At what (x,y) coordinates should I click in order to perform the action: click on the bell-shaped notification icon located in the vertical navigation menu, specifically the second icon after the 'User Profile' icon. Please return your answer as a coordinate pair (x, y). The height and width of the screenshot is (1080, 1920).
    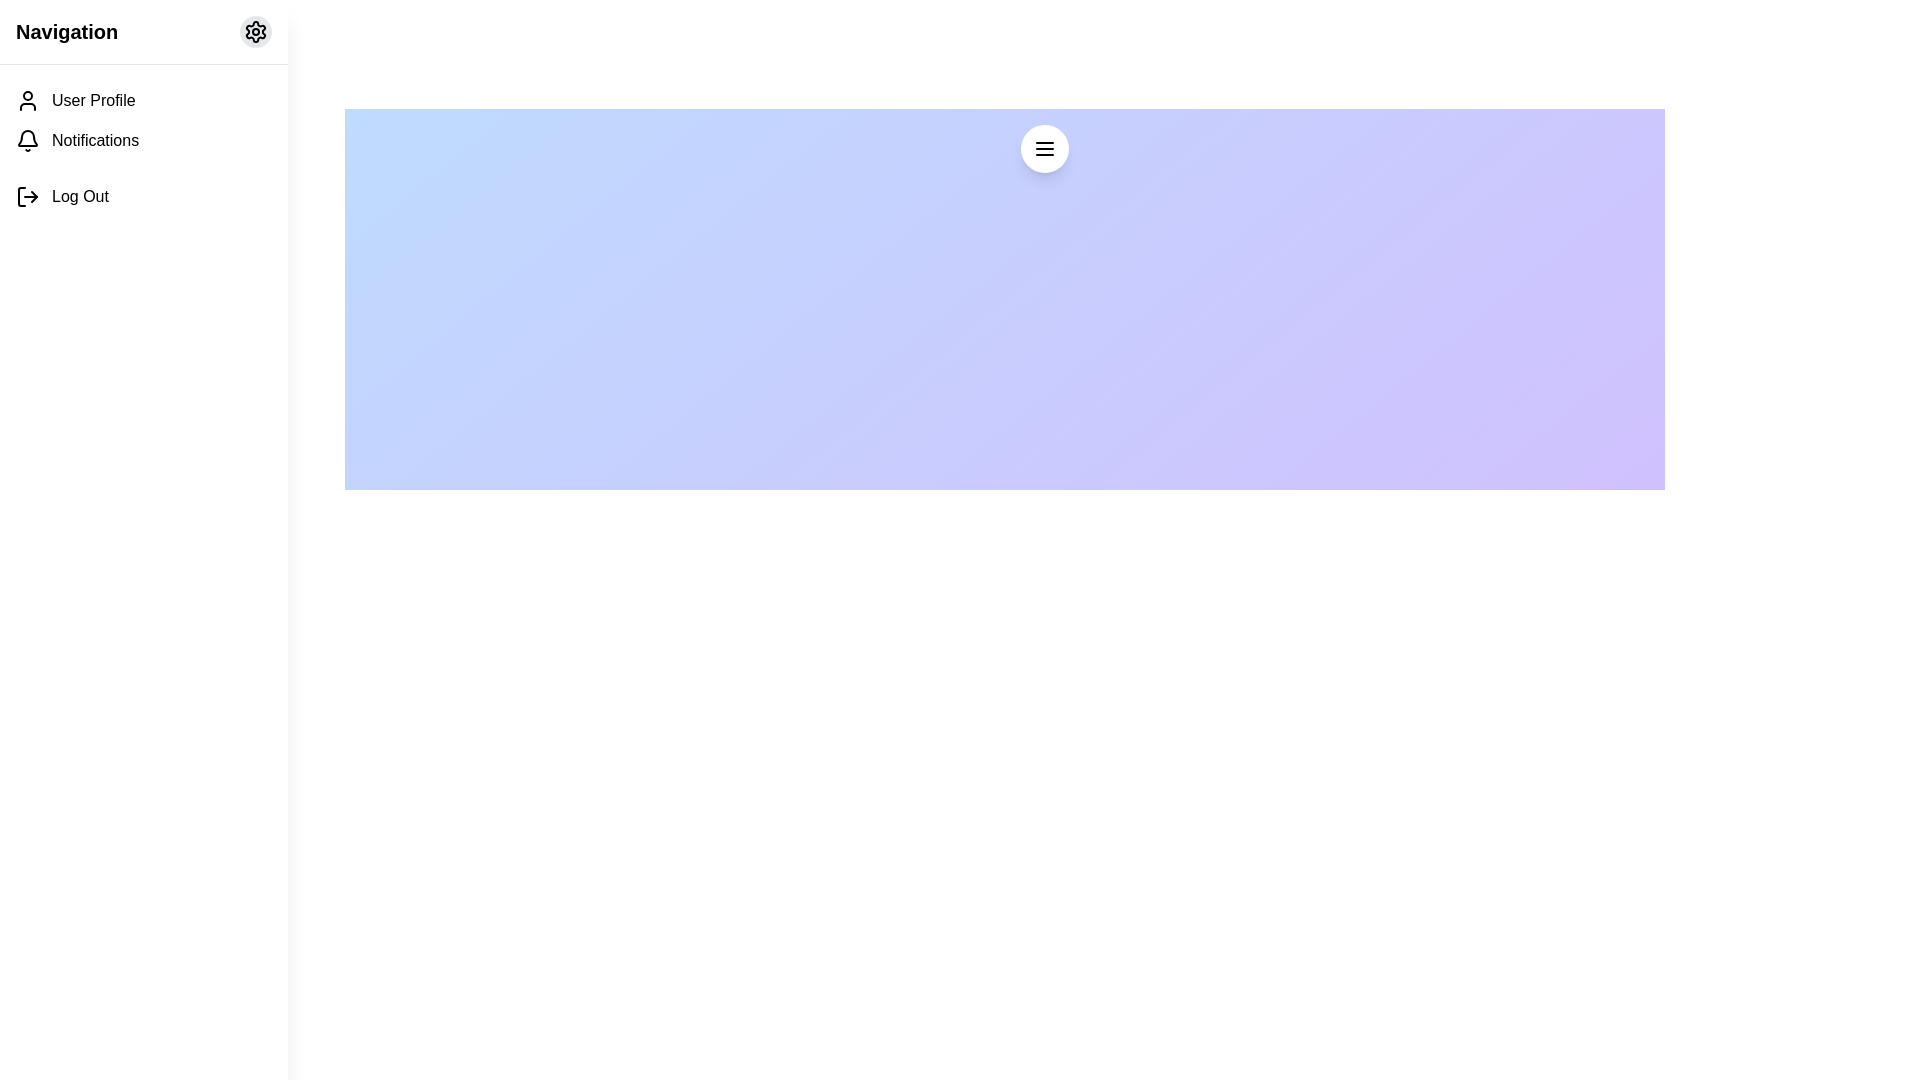
    Looking at the image, I should click on (28, 137).